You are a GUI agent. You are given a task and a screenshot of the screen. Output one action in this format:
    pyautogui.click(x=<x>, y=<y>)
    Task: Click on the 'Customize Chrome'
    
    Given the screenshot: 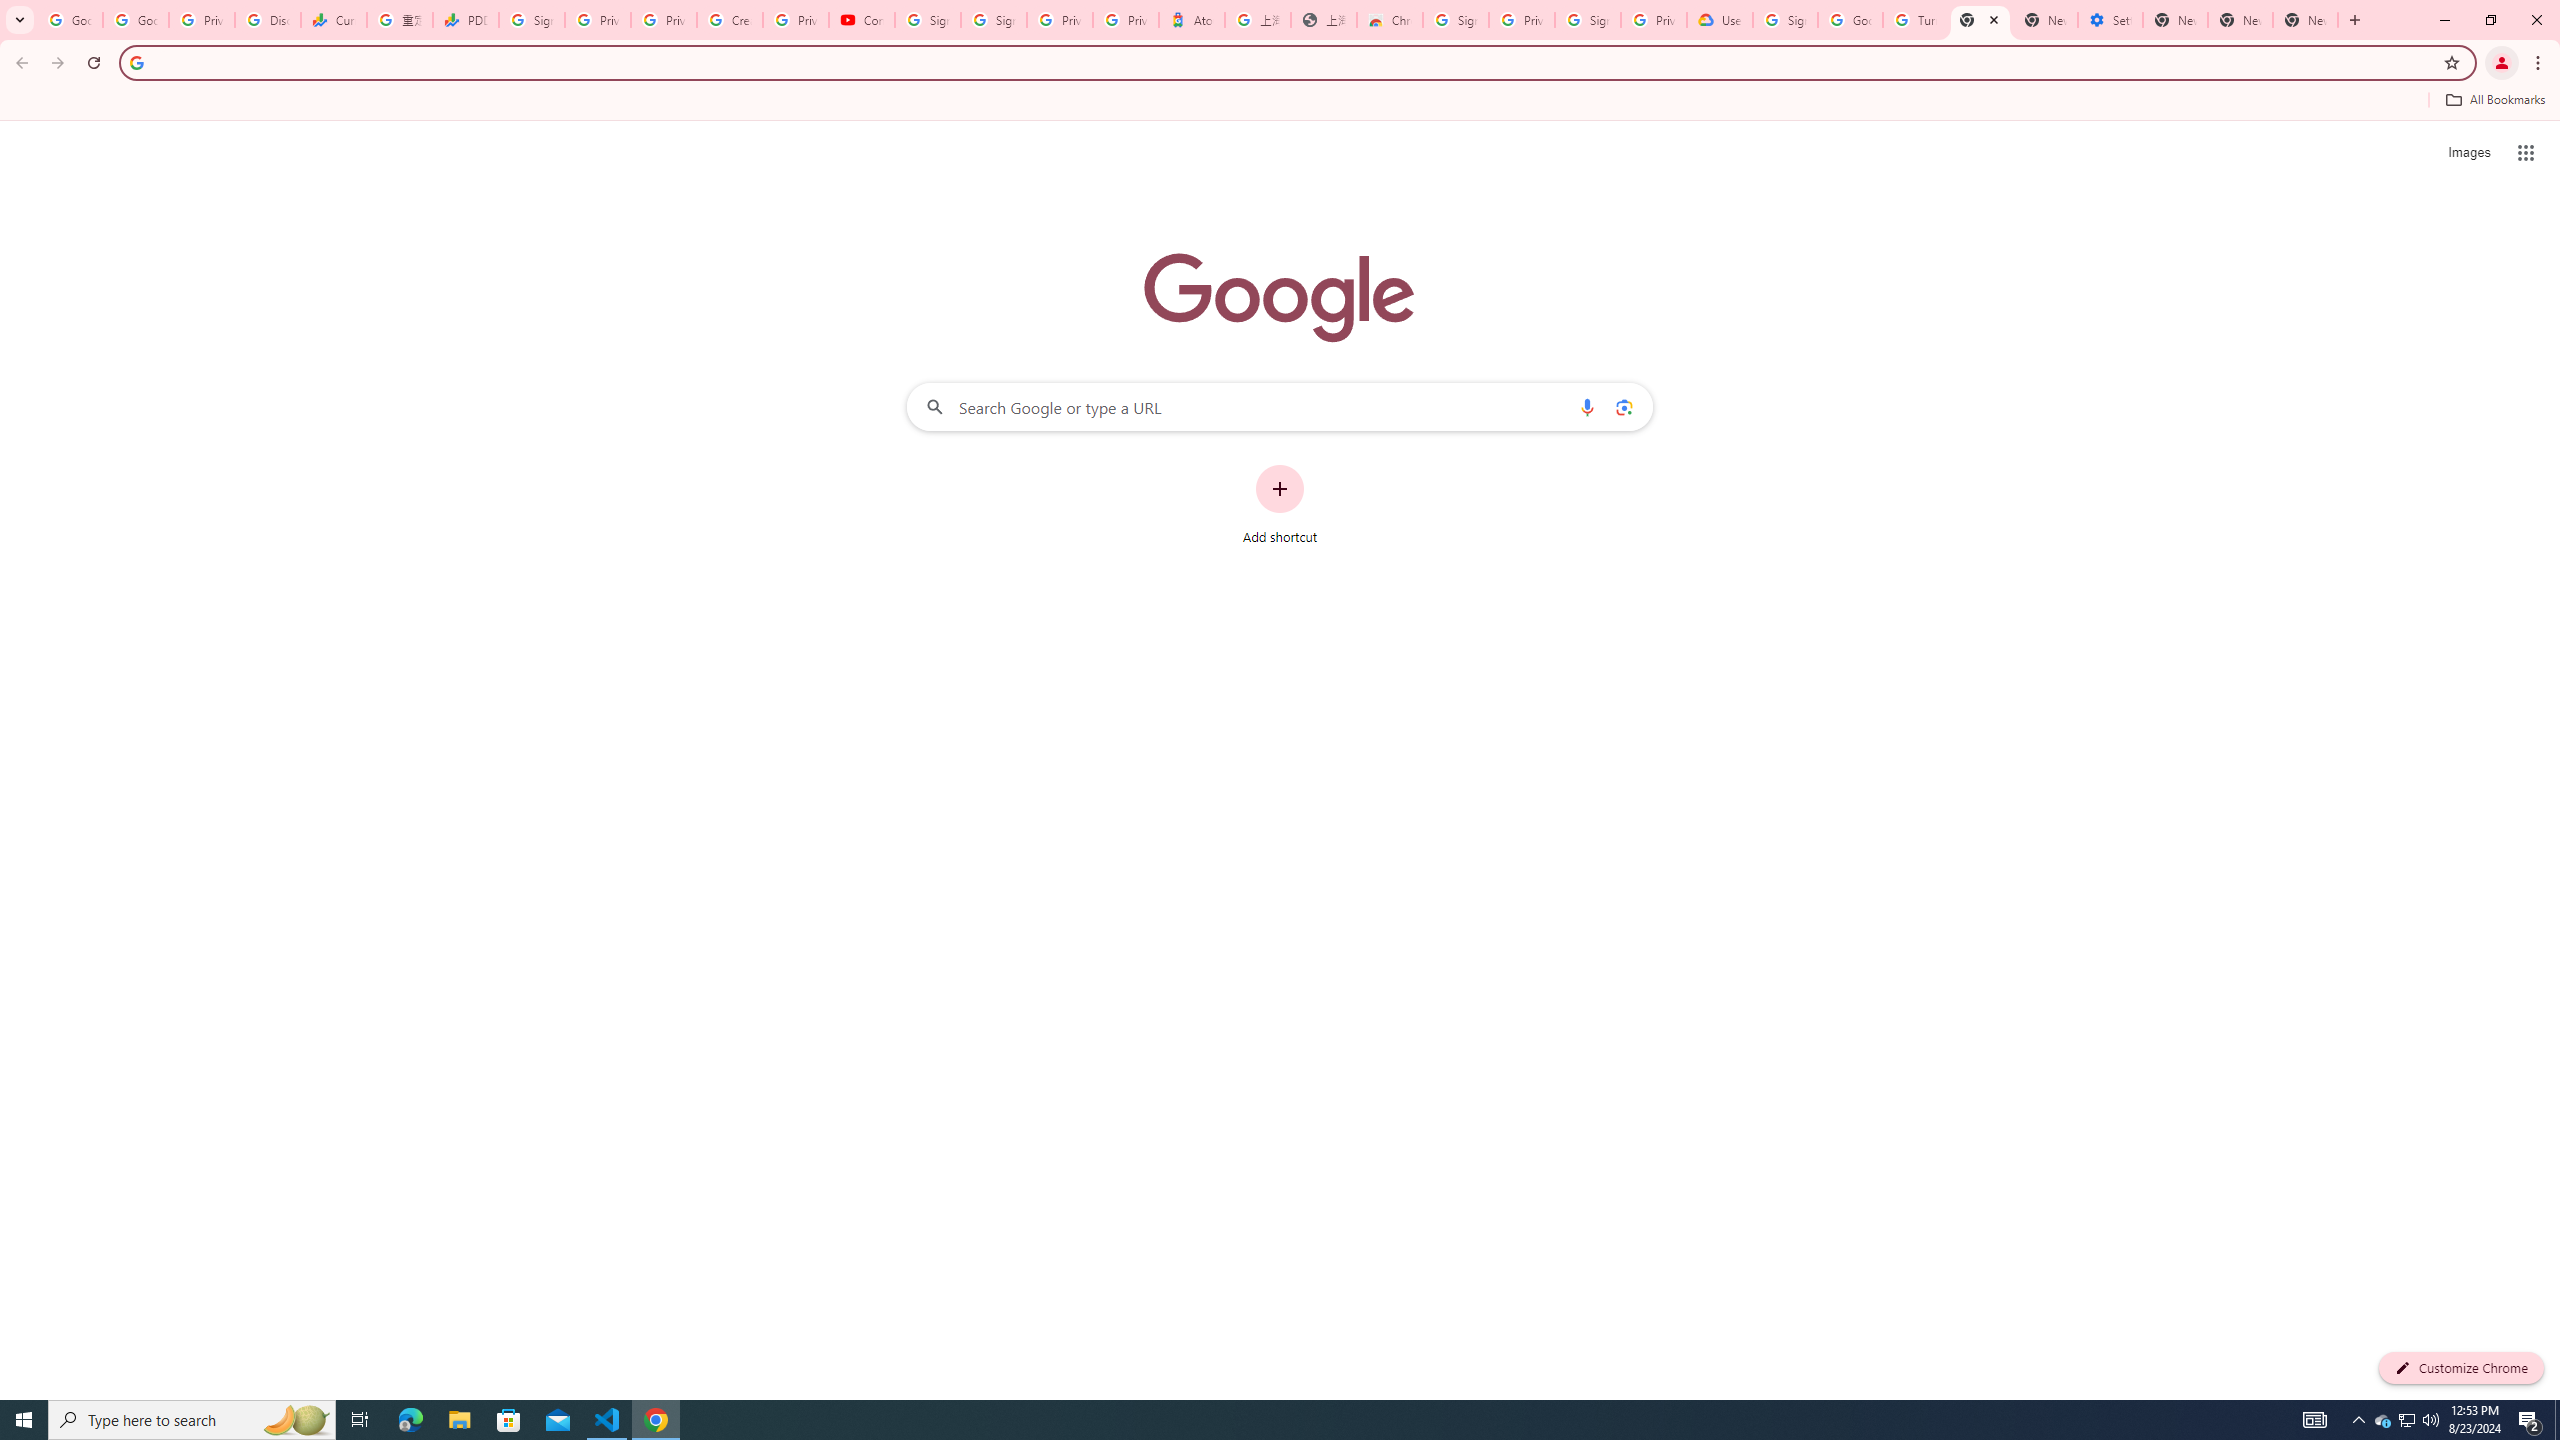 What is the action you would take?
    pyautogui.click(x=2461, y=1367)
    